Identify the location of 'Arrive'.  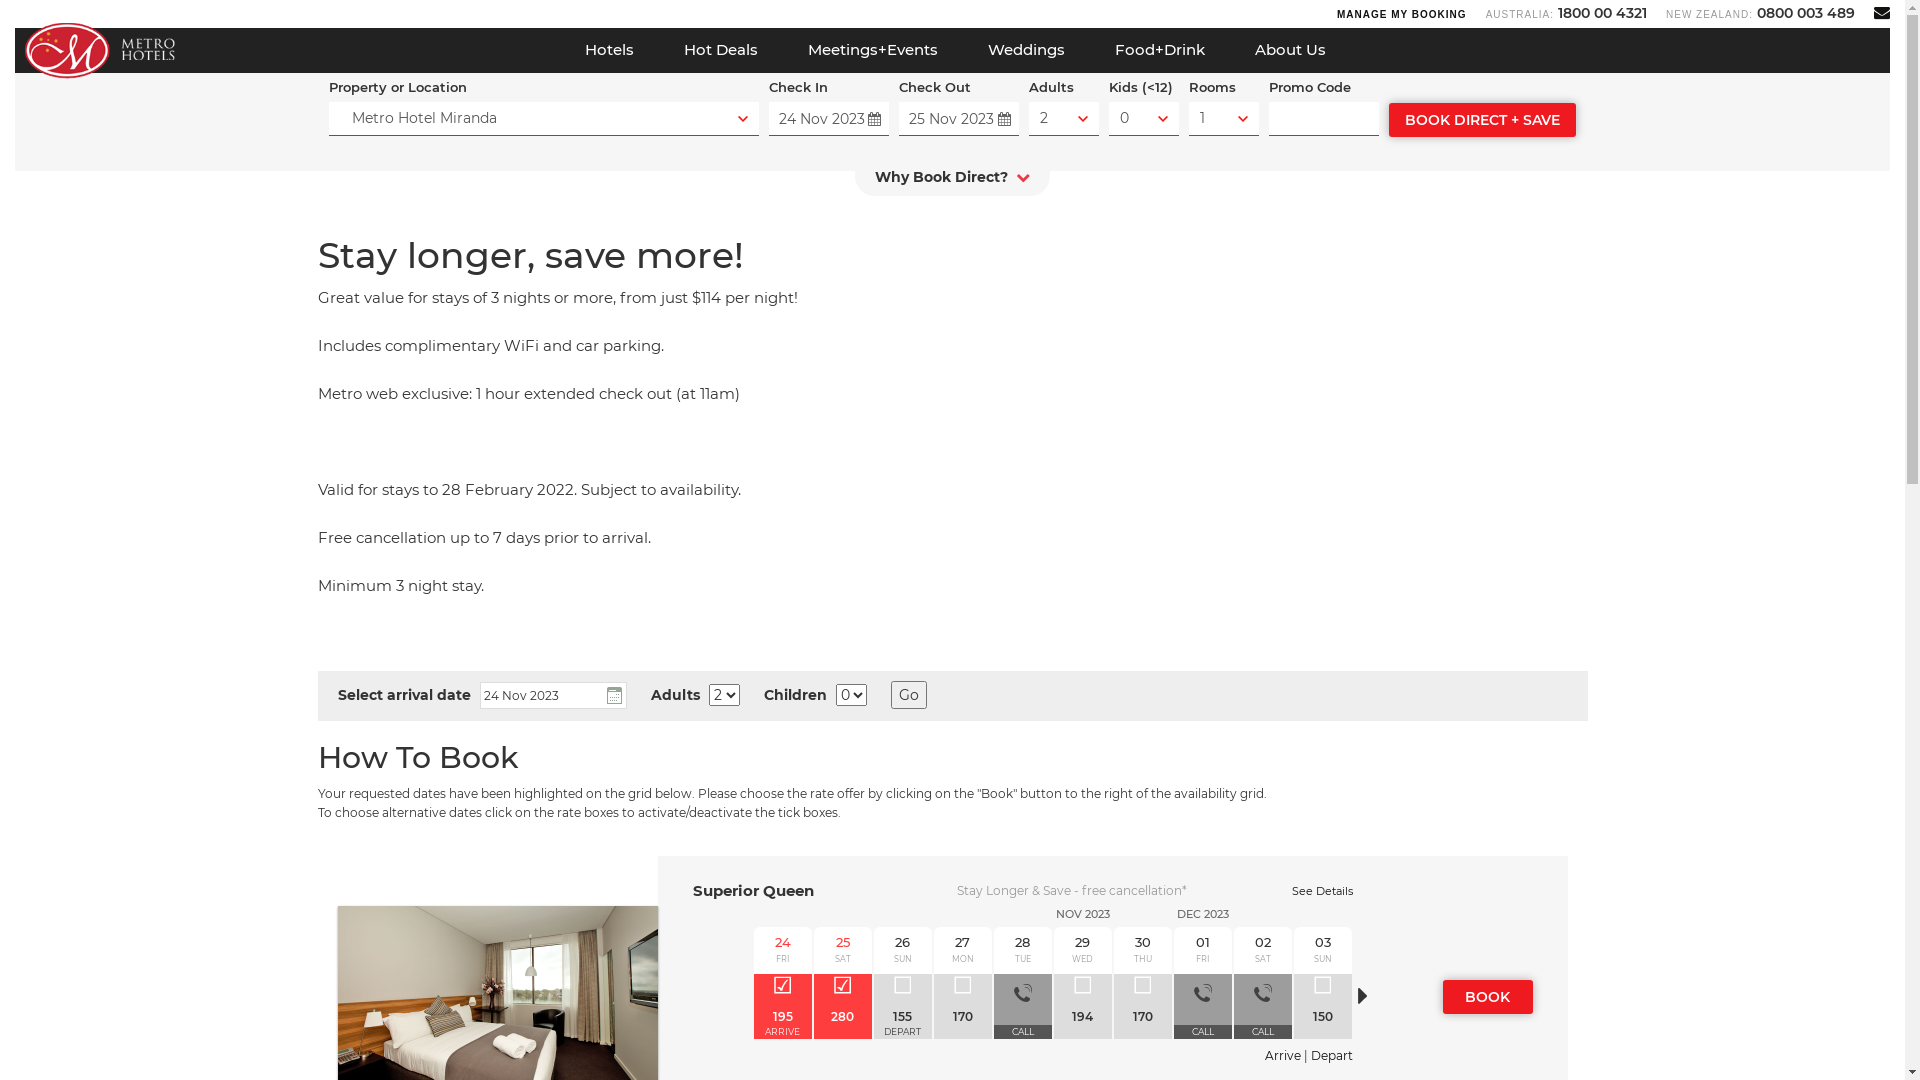
(1281, 1054).